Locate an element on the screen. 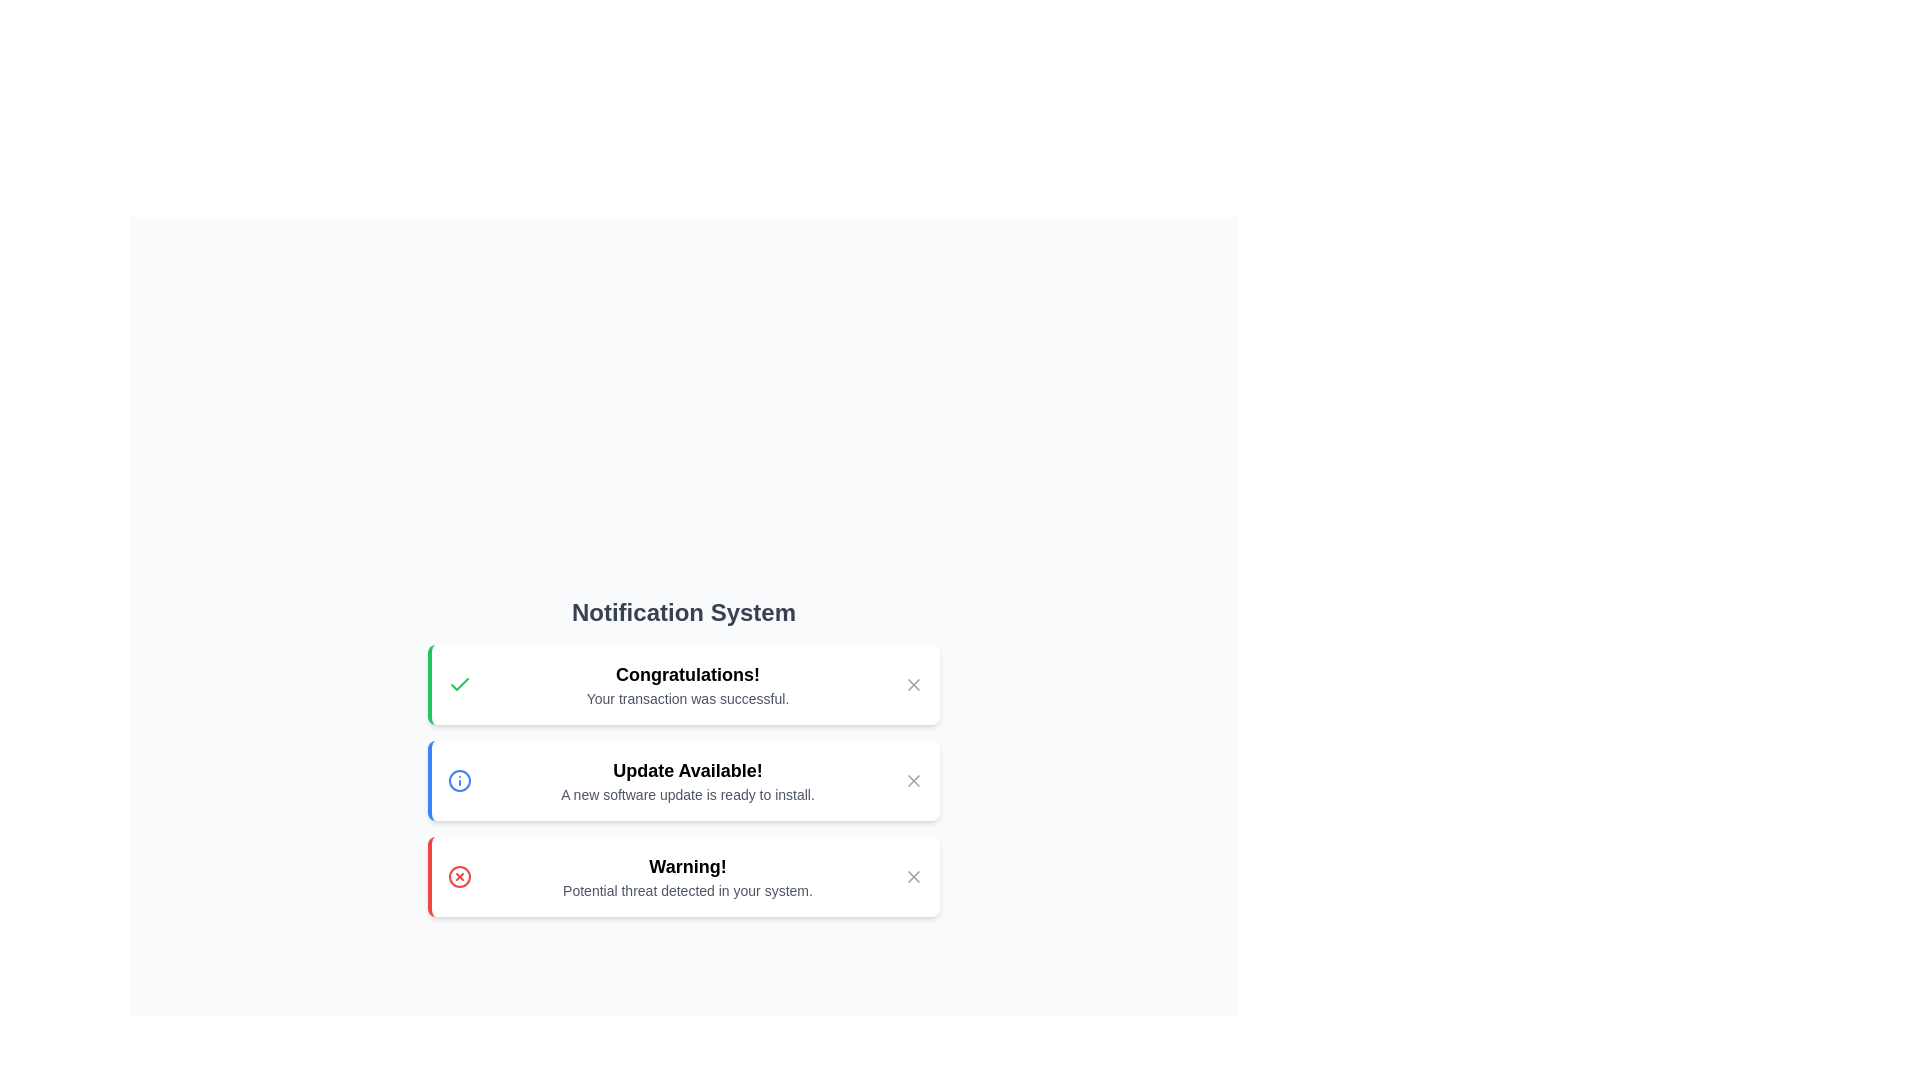 Image resolution: width=1920 pixels, height=1080 pixels. text label that serves as a title for the notification, positioned centrally above the message about the software update is located at coordinates (687, 770).